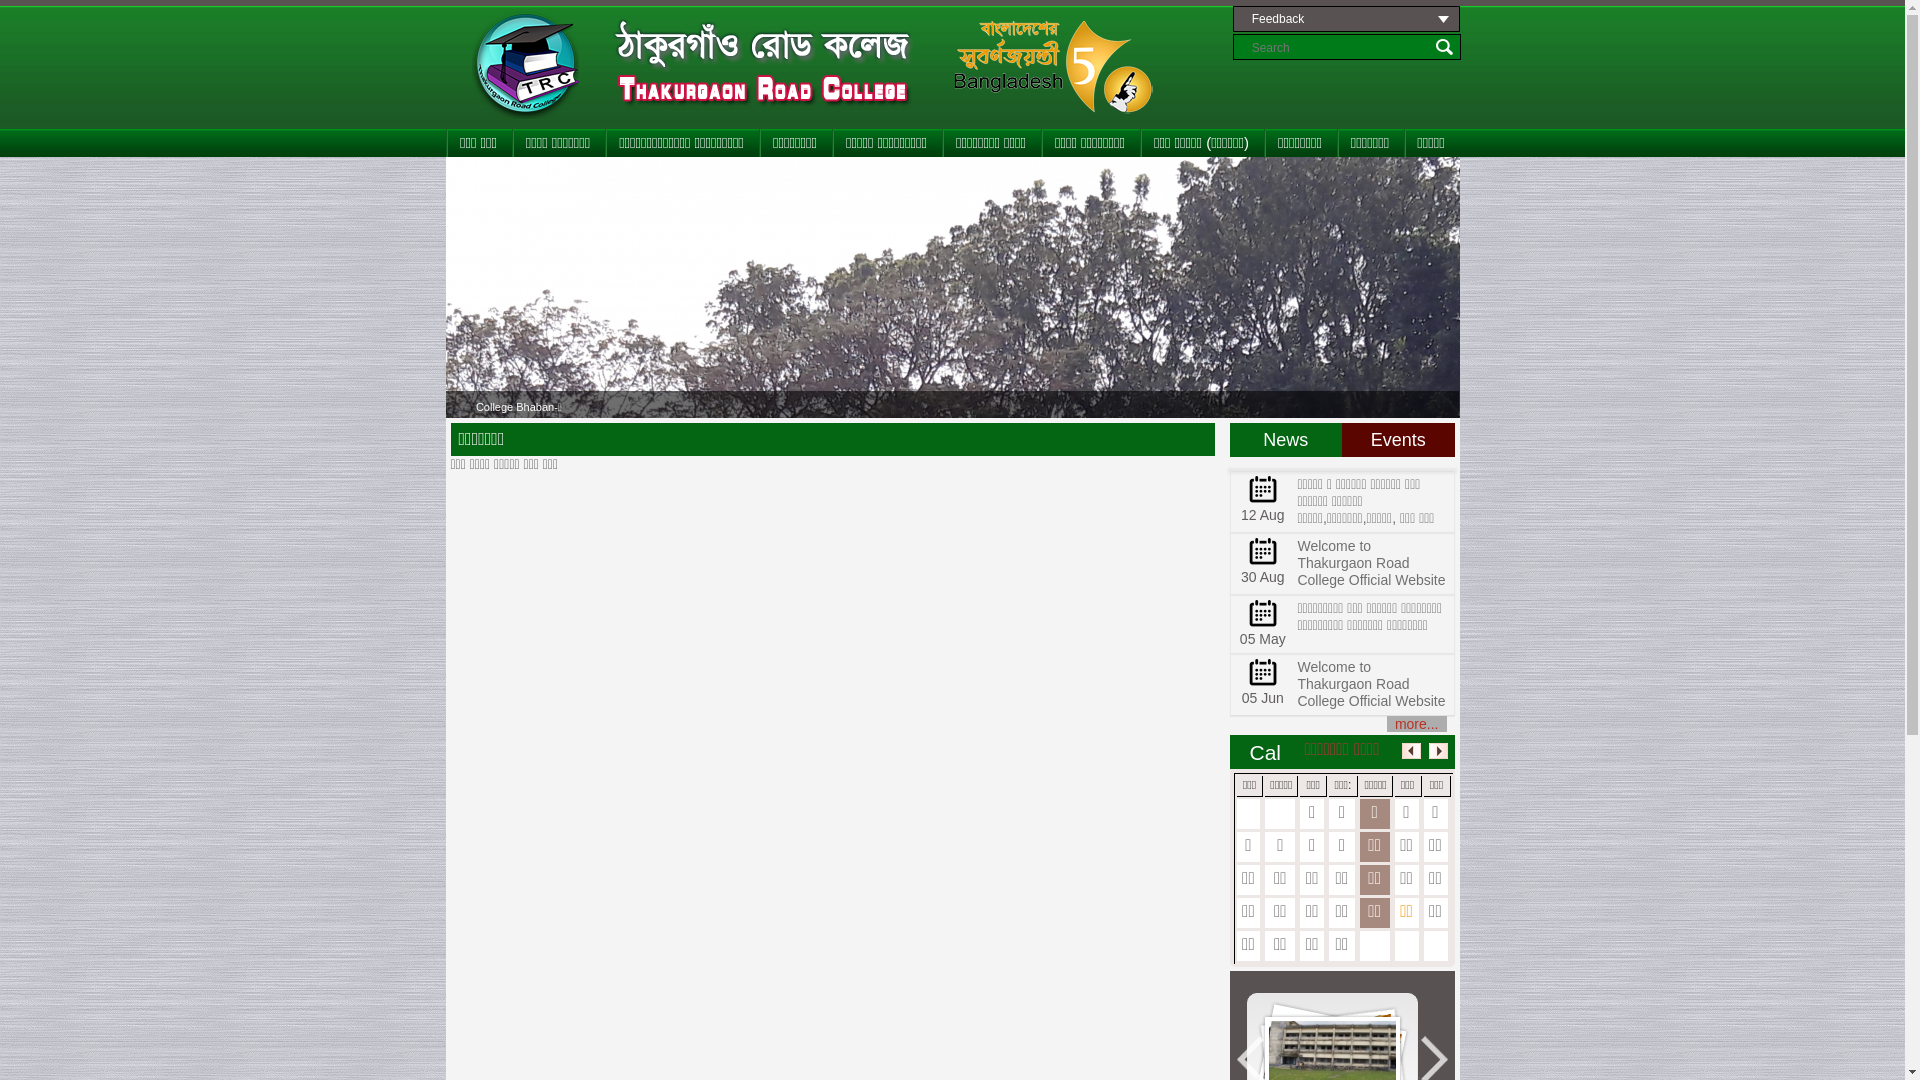  What do you see at coordinates (1415, 724) in the screenshot?
I see `'more...'` at bounding box center [1415, 724].